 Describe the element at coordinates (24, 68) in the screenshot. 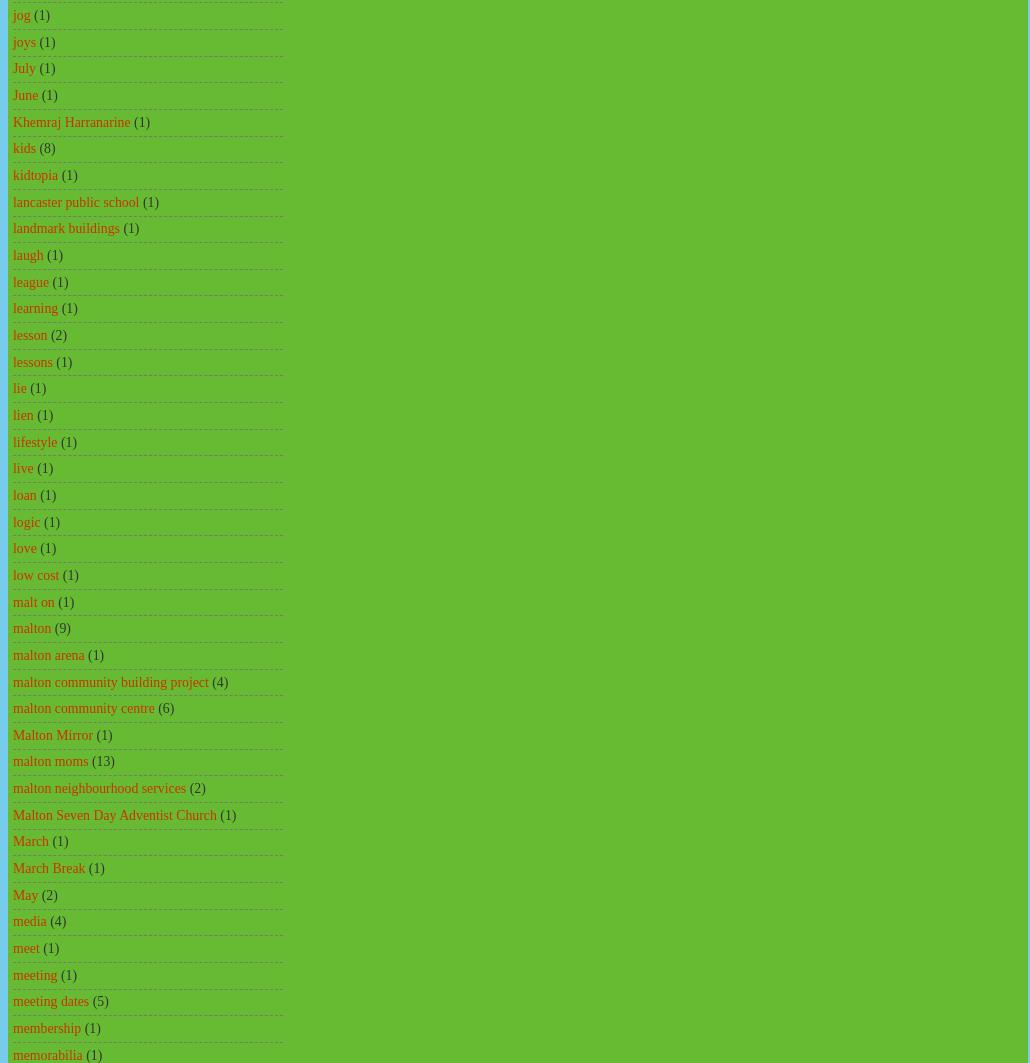

I see `'July'` at that location.